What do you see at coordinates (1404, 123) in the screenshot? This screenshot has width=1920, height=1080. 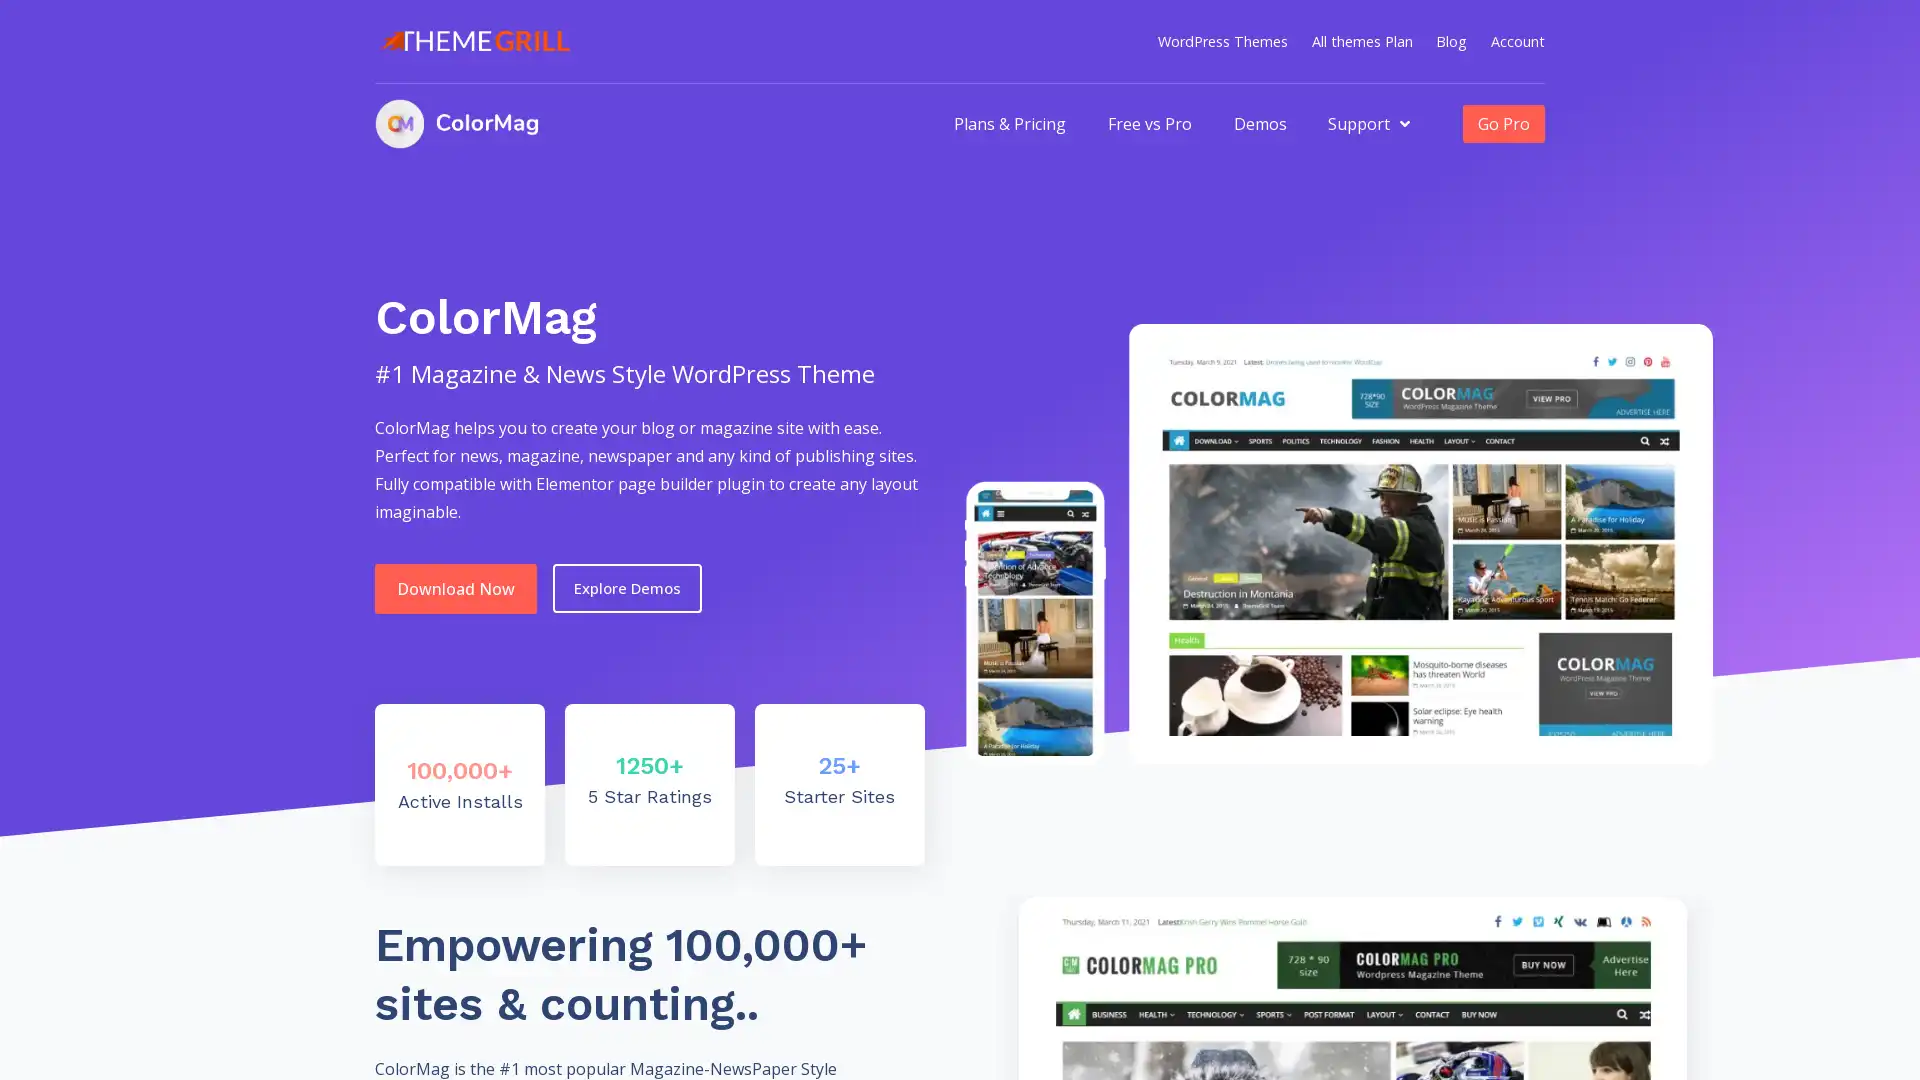 I see `Show submenu of Support` at bounding box center [1404, 123].